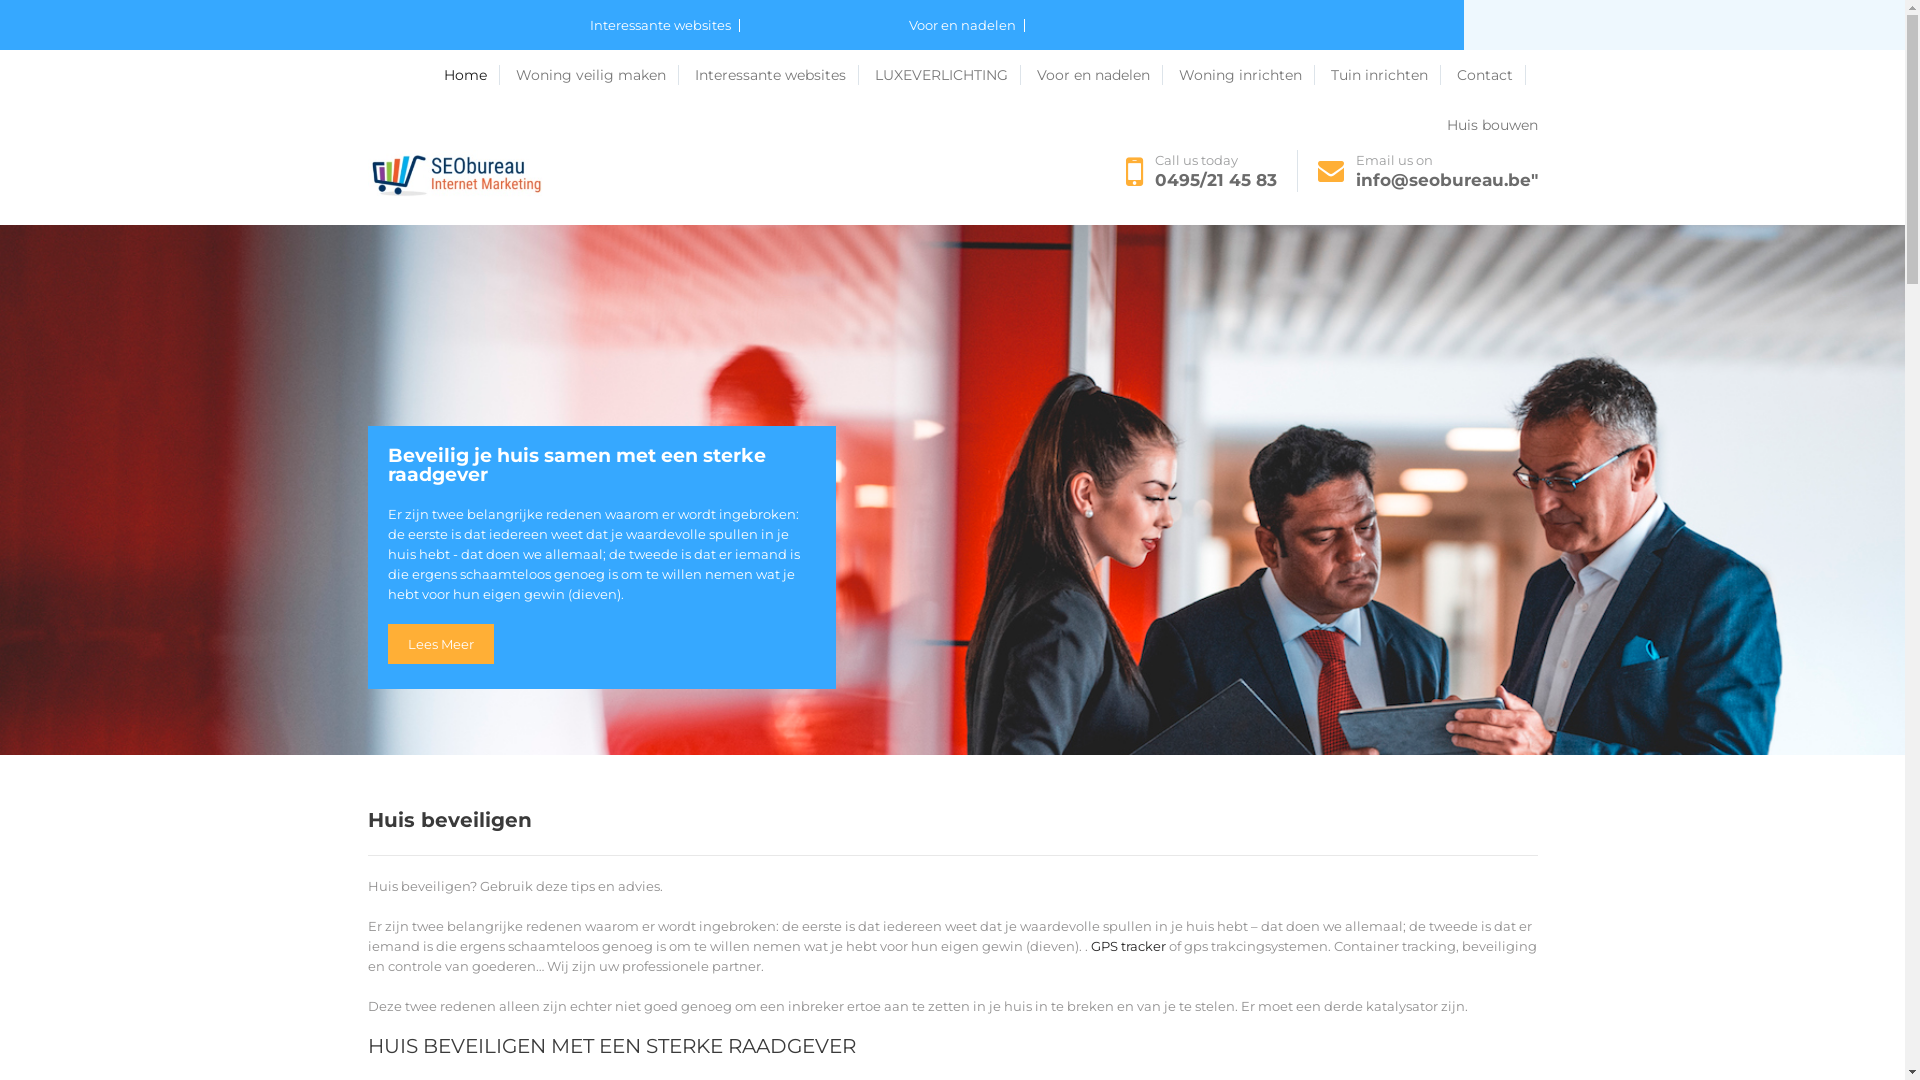 This screenshot has width=1920, height=1080. Describe the element at coordinates (1446, 180) in the screenshot. I see `'info@seobureau.be"'` at that location.